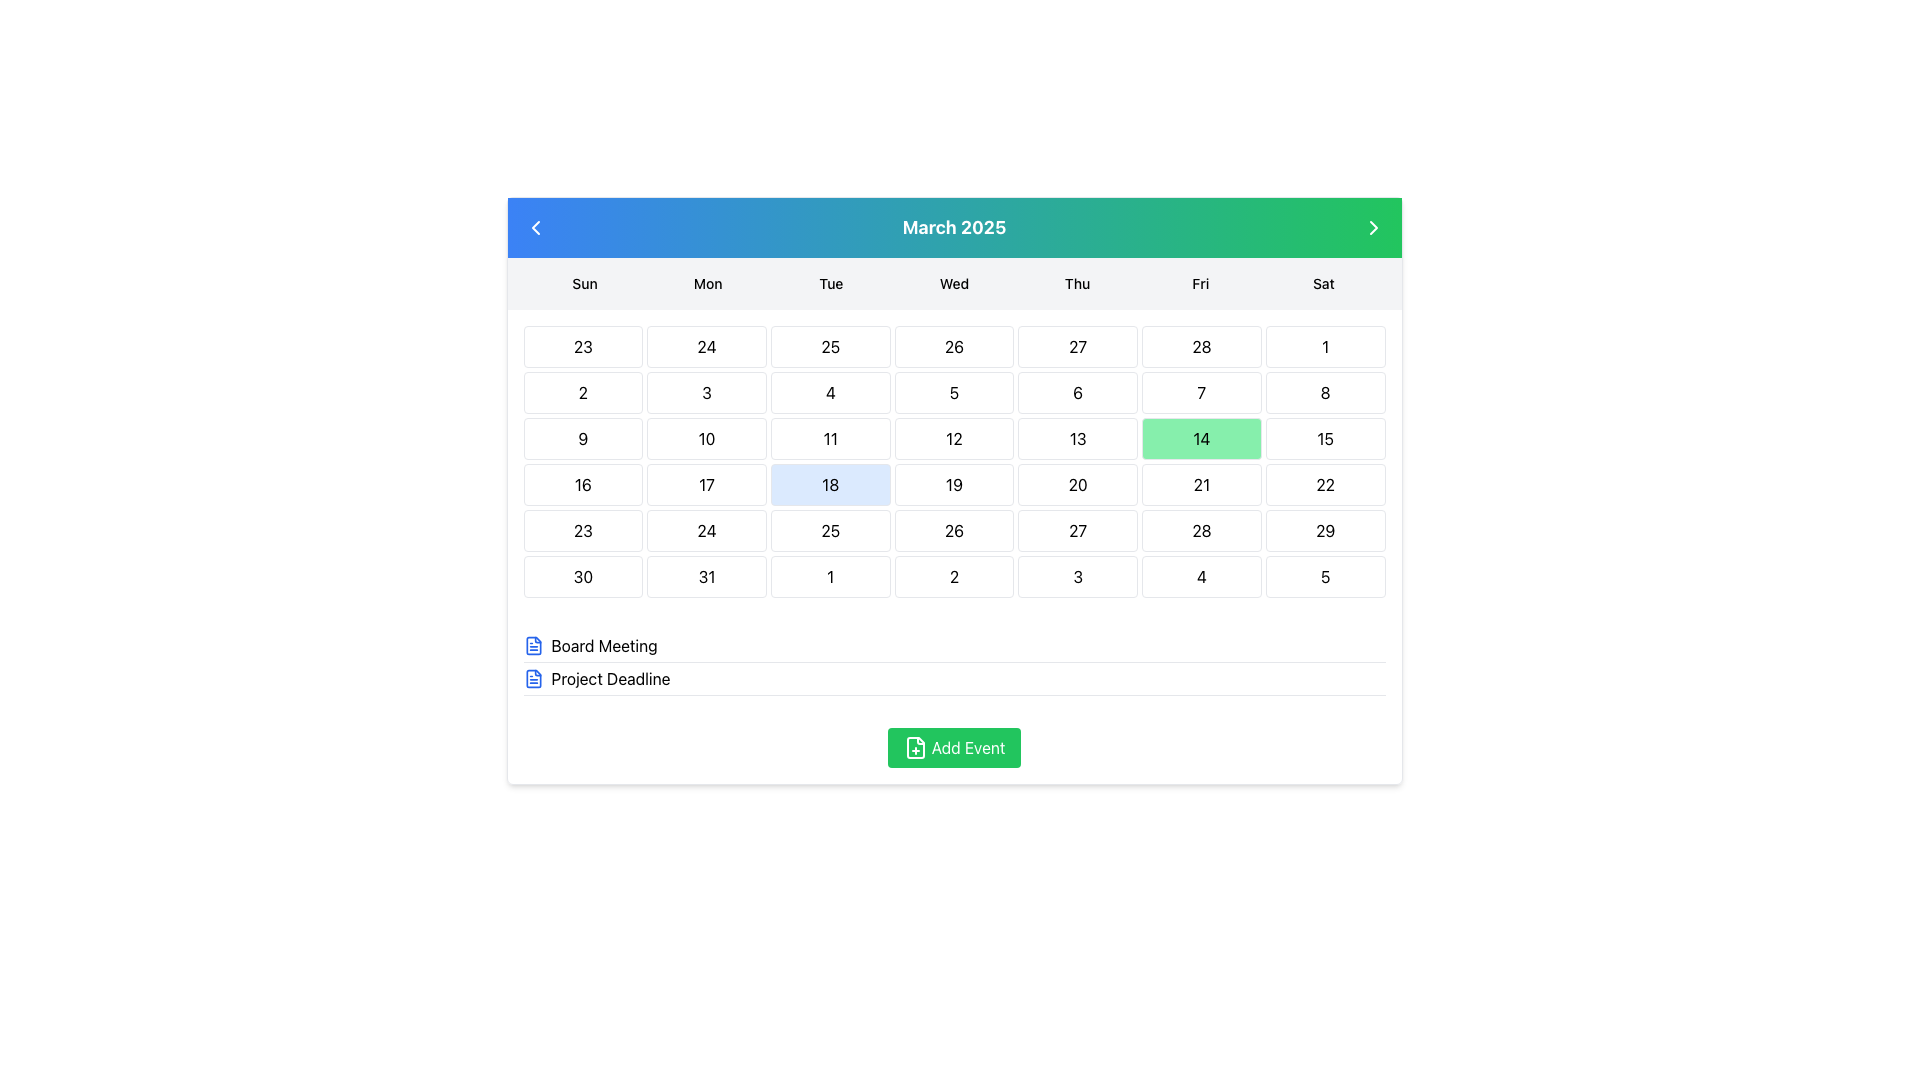  Describe the element at coordinates (582, 438) in the screenshot. I see `the date button-like label displaying the day number in the calendar interface located under the 'Mon' header in the third row and third column` at that location.